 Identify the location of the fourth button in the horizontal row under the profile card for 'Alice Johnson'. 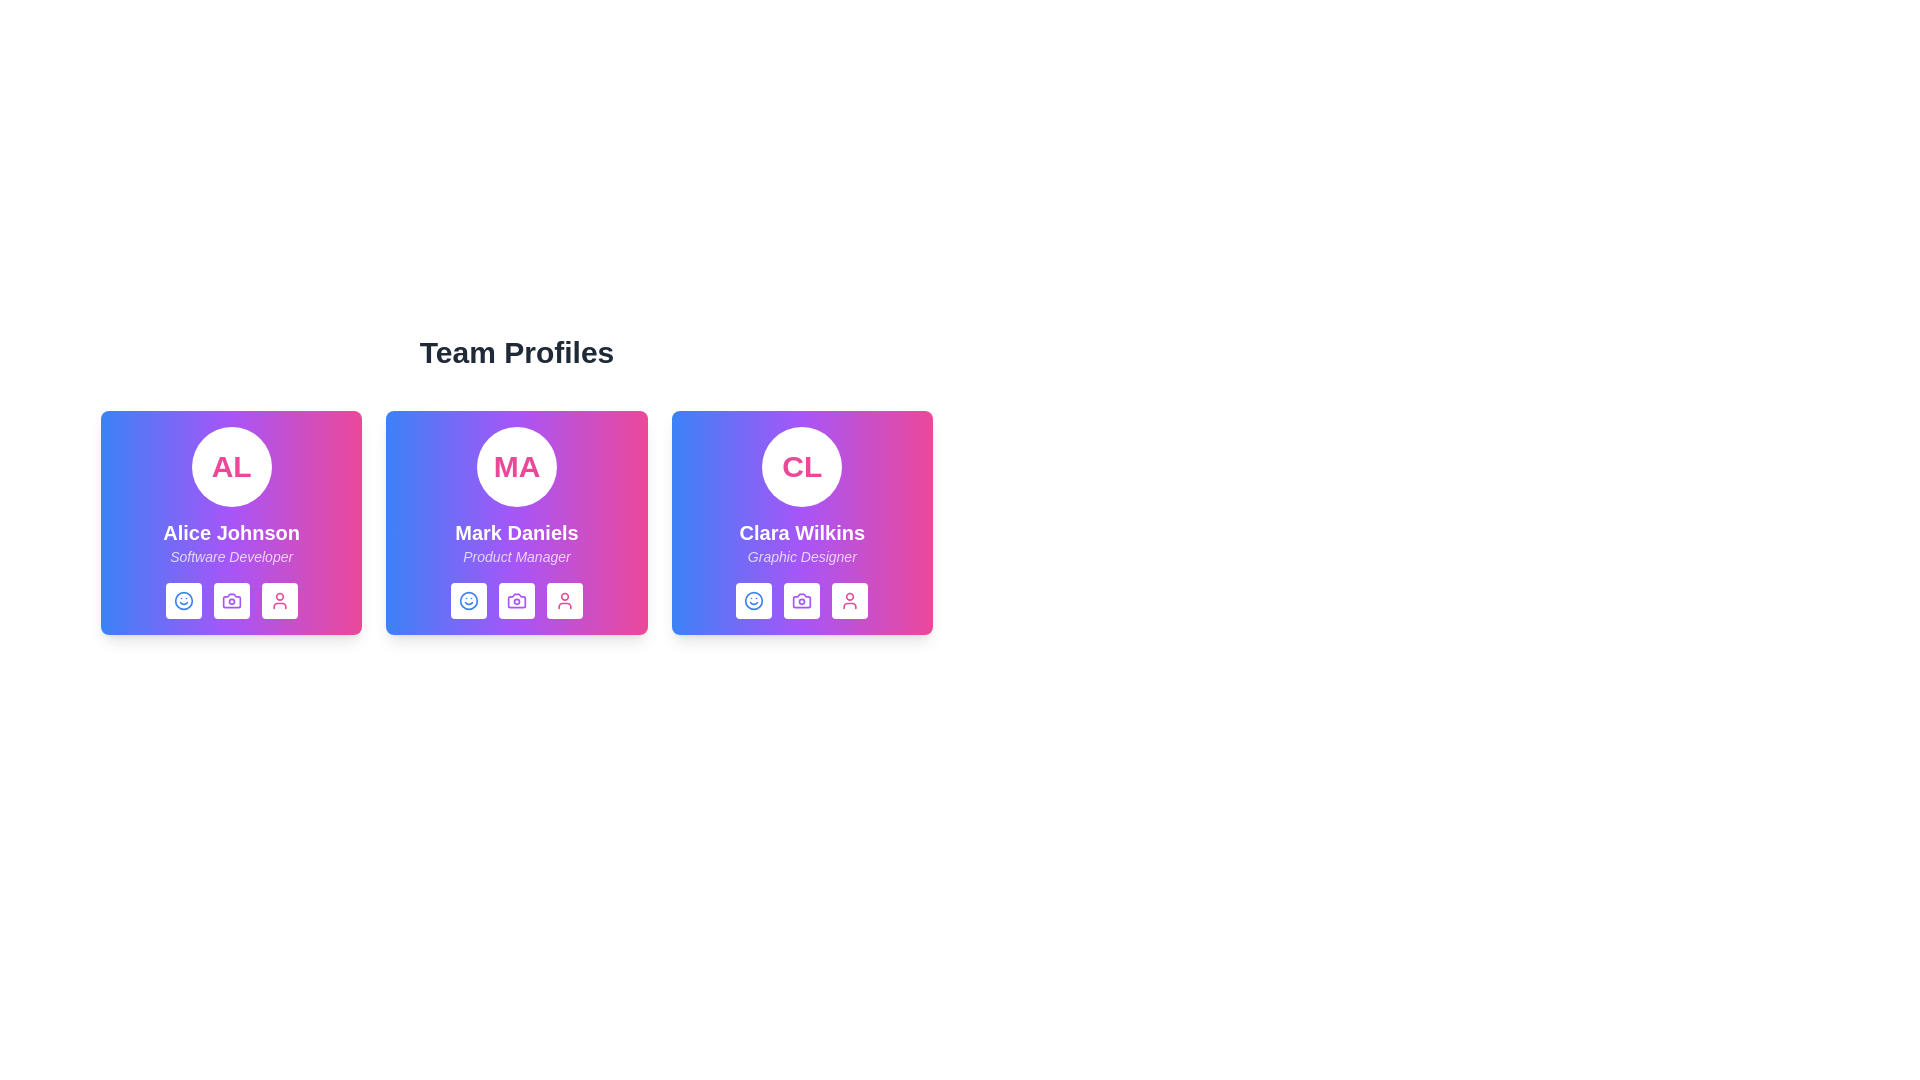
(278, 600).